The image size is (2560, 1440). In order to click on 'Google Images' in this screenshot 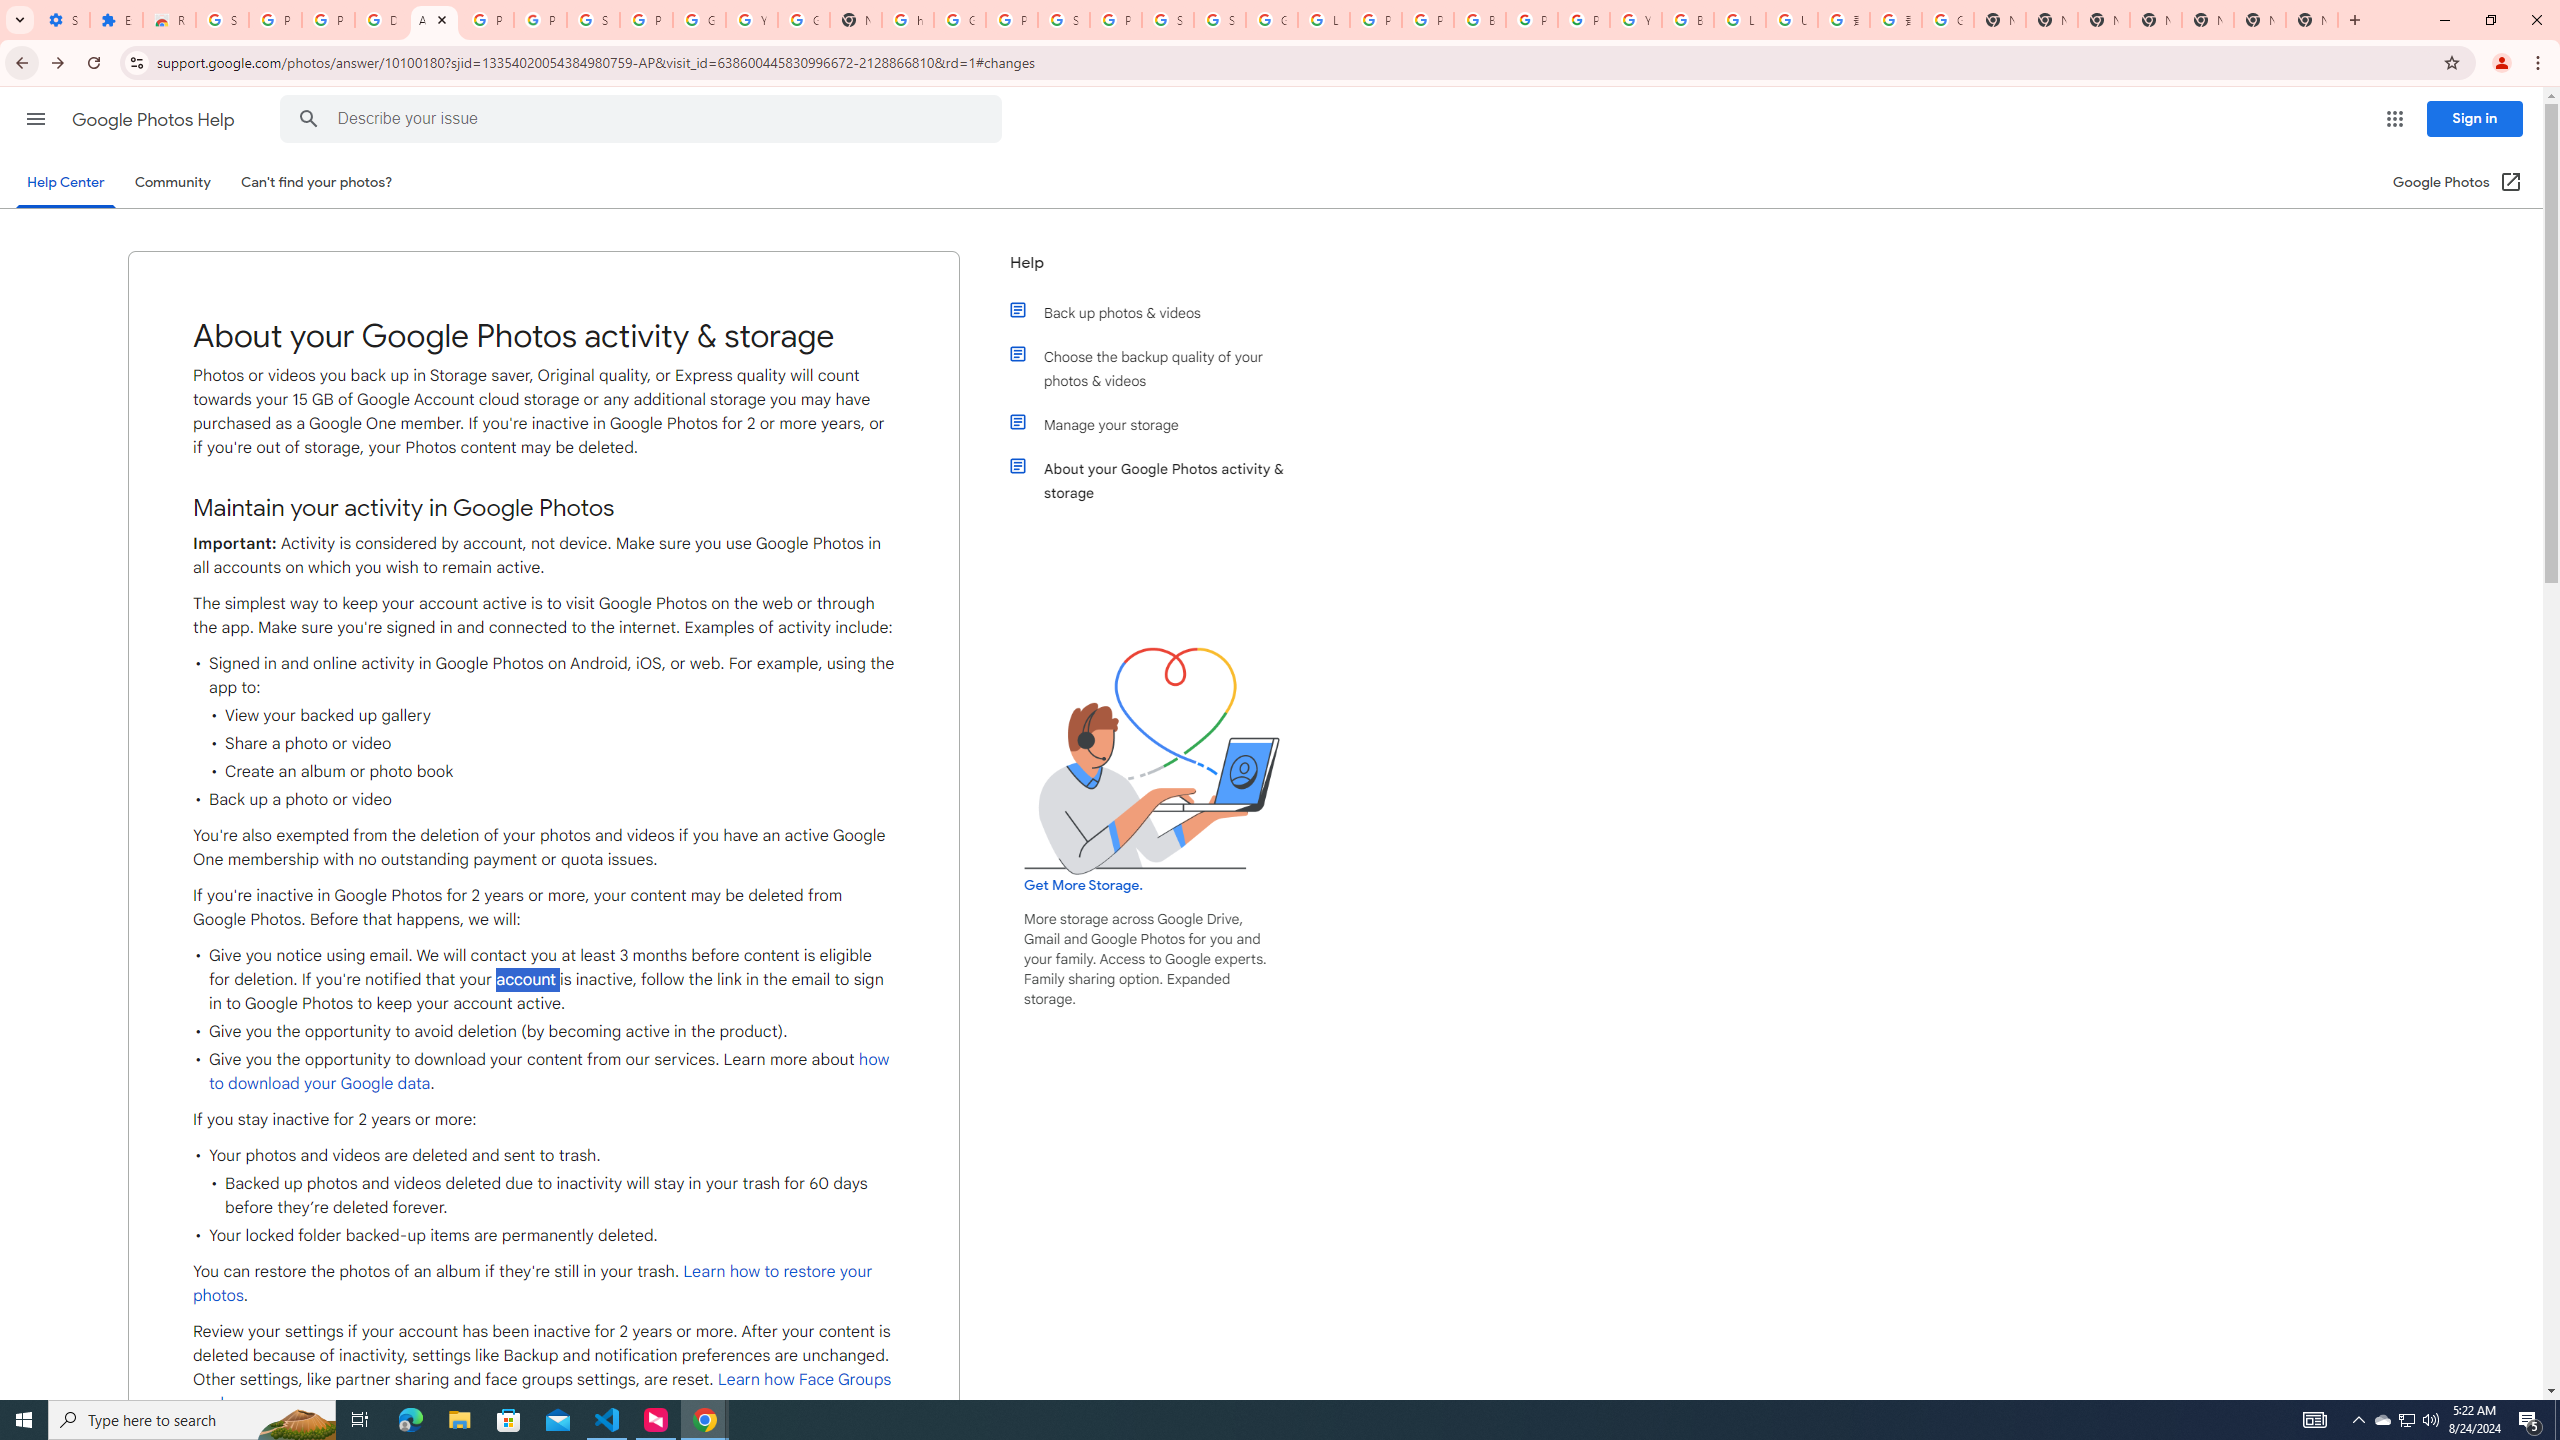, I will do `click(1948, 19)`.